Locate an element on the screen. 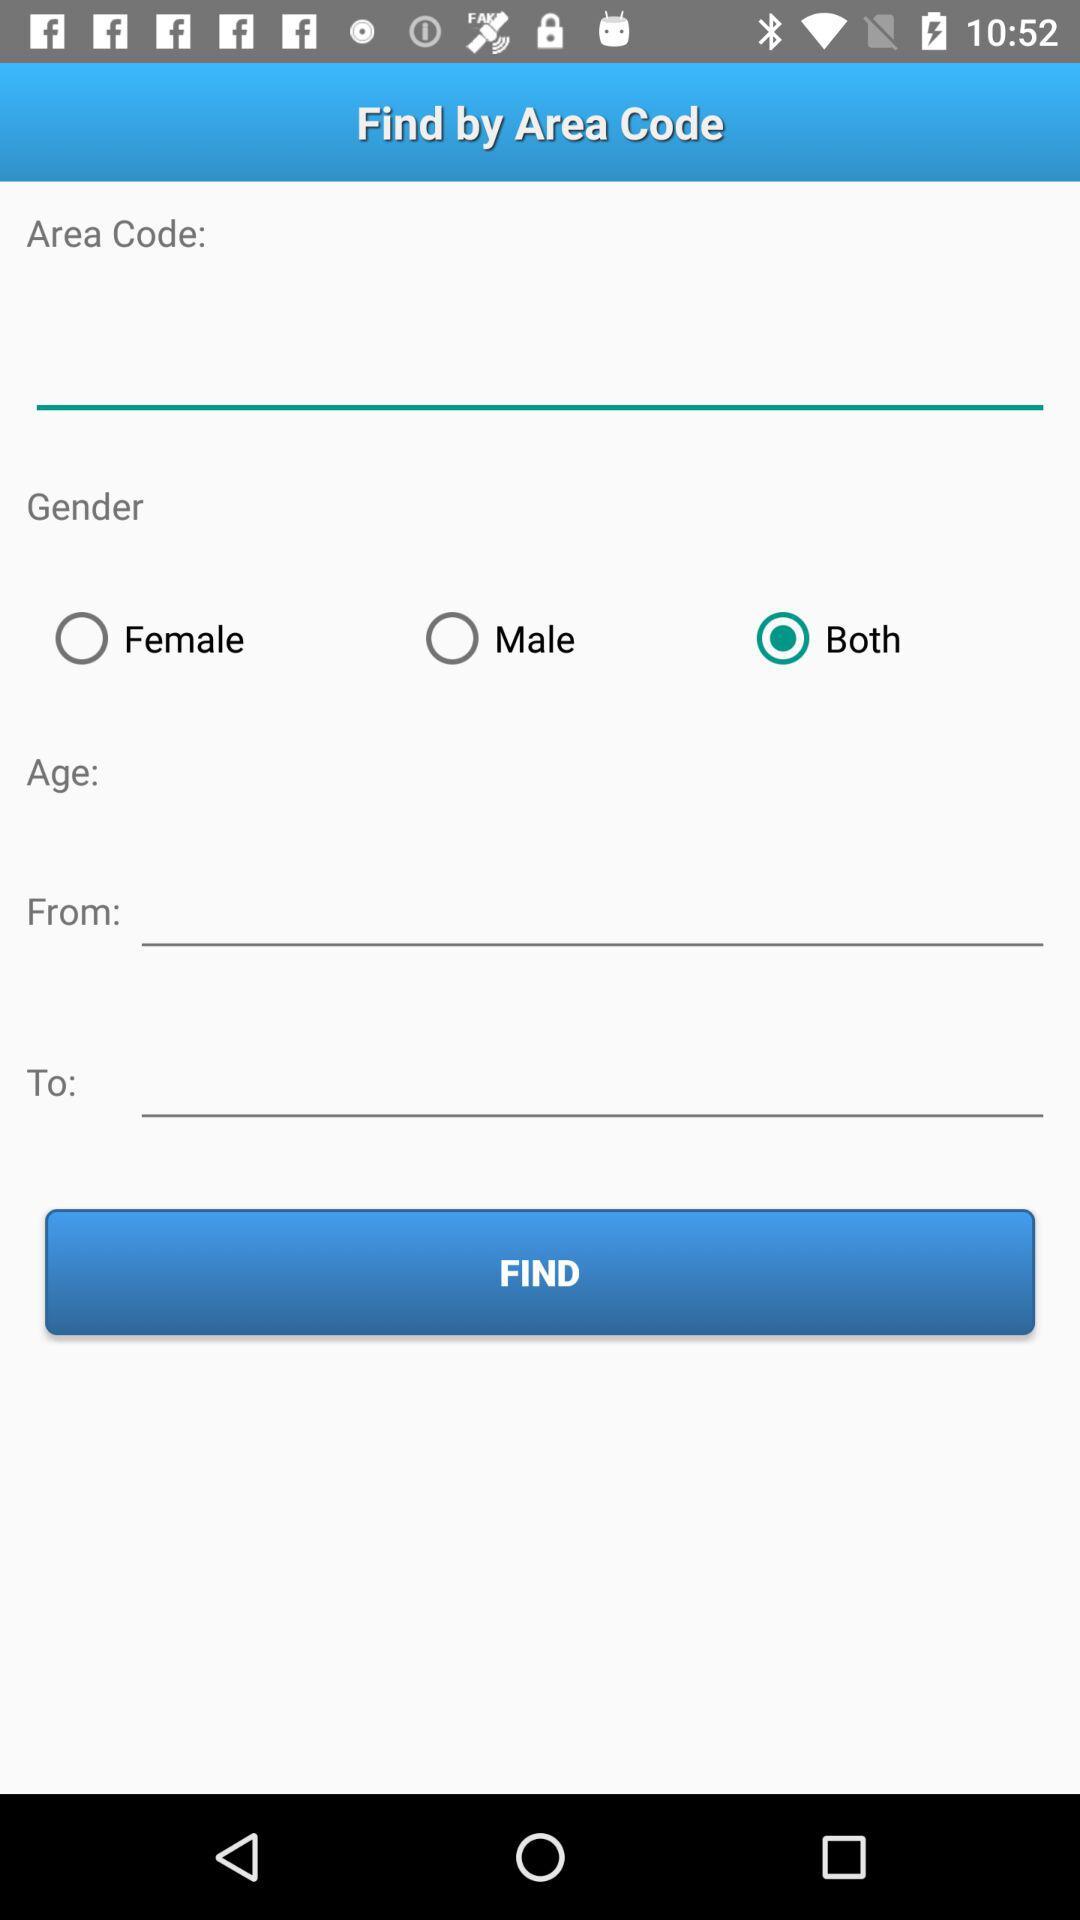 Image resolution: width=1080 pixels, height=1920 pixels. the item to the left of the both item is located at coordinates (562, 637).